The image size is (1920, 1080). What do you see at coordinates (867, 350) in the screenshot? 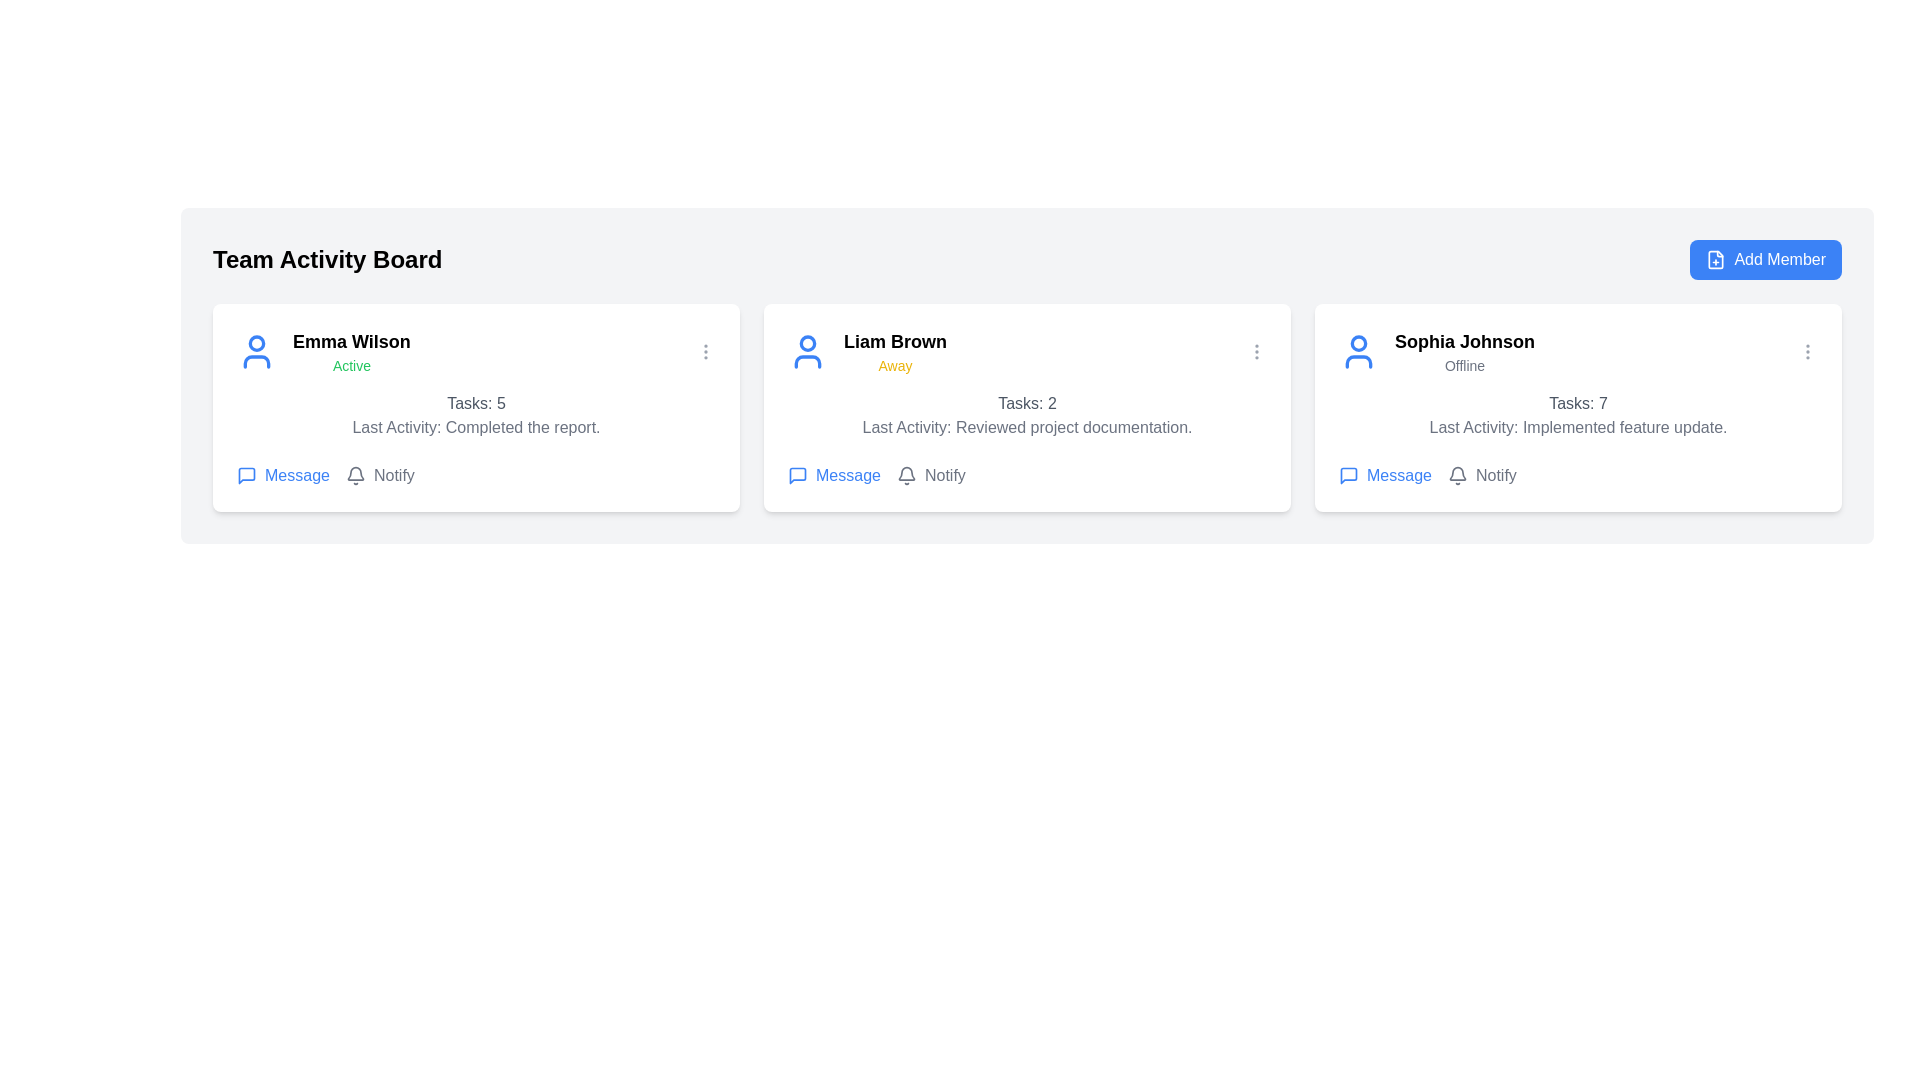
I see `displayed text of the user information section which shows the name 'Liam Brown' and status 'Away'` at bounding box center [867, 350].